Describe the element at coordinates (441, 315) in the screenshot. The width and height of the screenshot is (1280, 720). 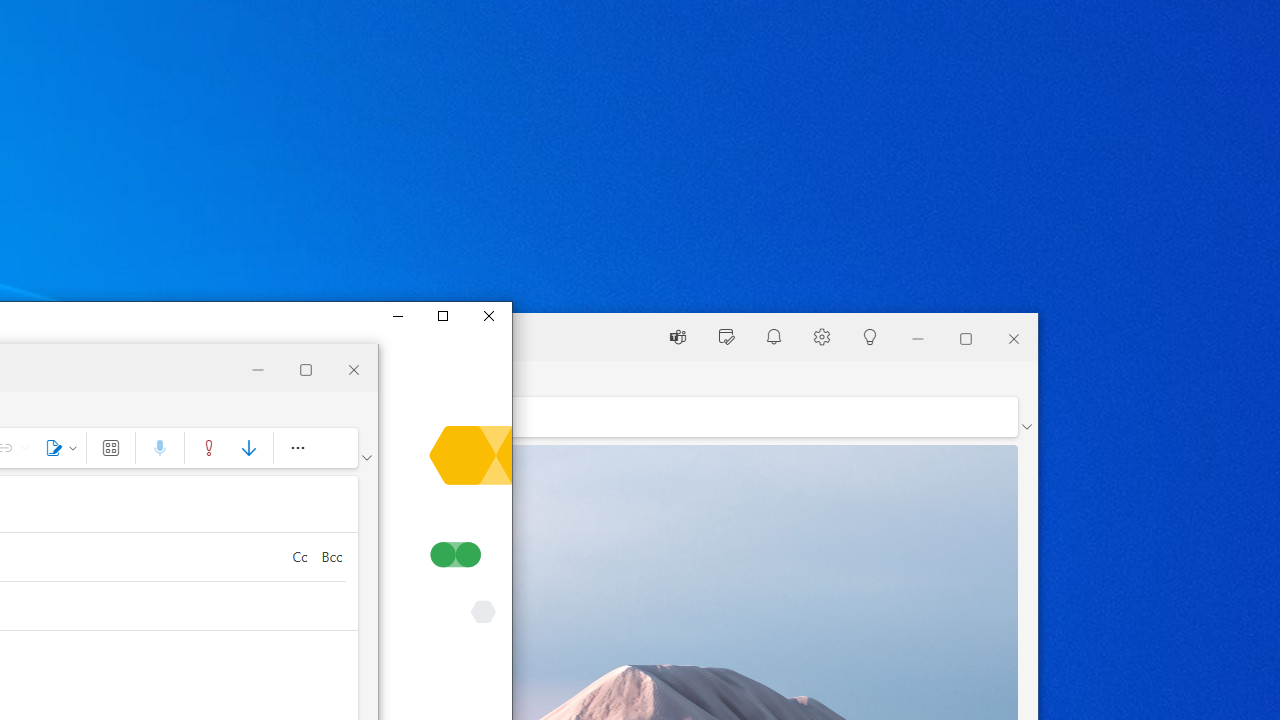
I see `'Maximize'` at that location.